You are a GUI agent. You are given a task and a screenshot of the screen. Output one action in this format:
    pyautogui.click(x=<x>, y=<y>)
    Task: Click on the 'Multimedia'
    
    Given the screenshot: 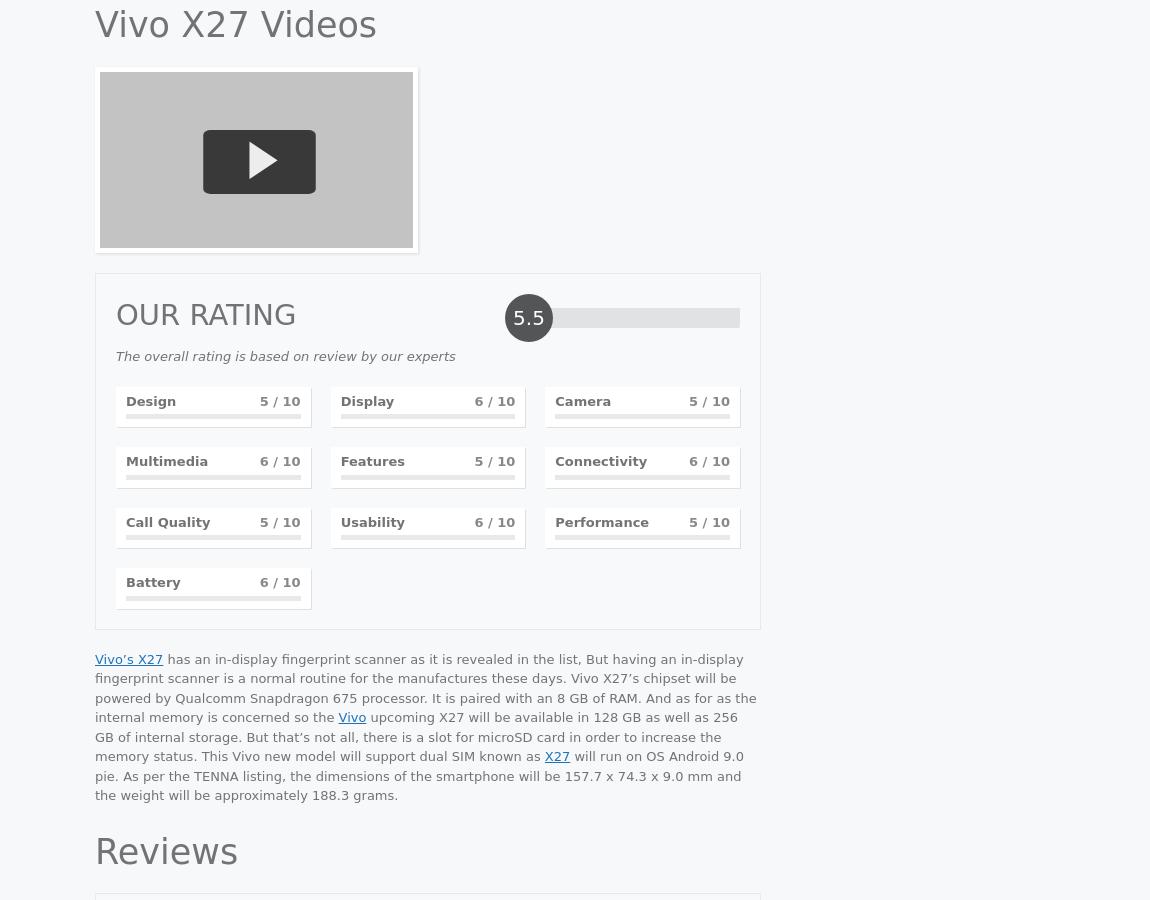 What is the action you would take?
    pyautogui.click(x=165, y=460)
    